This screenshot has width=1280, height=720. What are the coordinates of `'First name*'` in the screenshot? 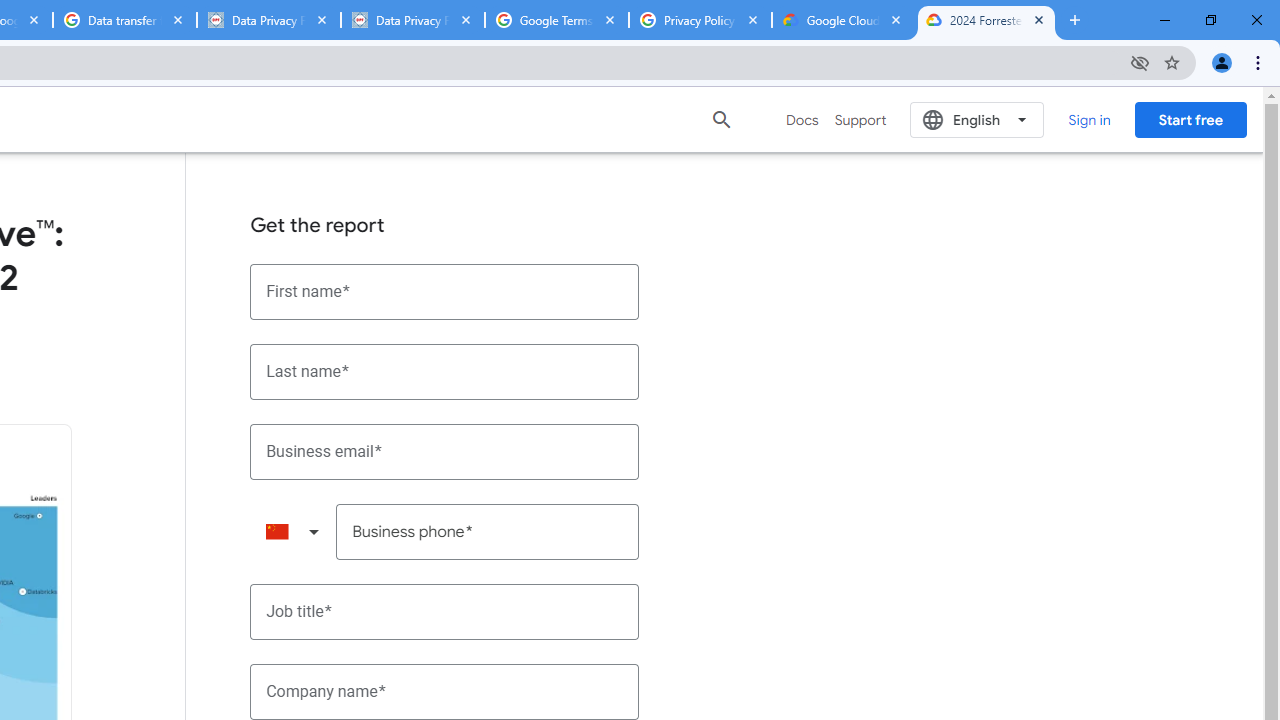 It's located at (444, 291).